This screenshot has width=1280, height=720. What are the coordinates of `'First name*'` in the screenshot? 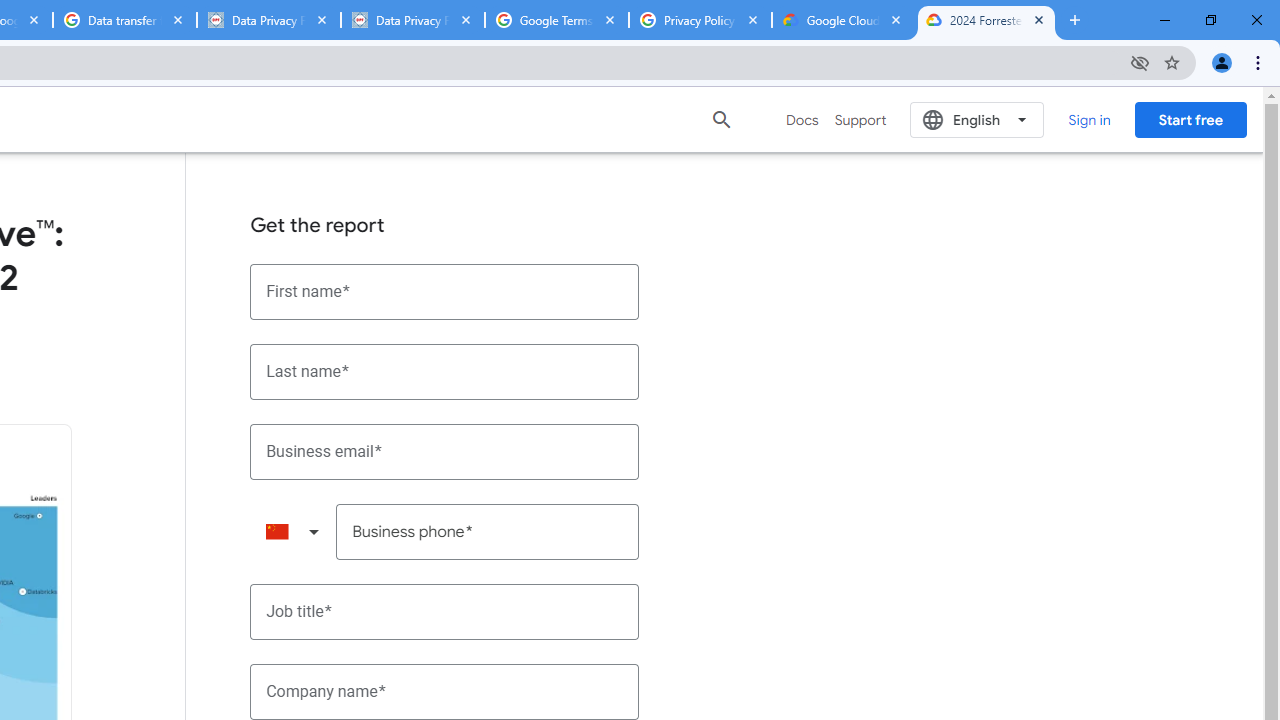 It's located at (444, 291).